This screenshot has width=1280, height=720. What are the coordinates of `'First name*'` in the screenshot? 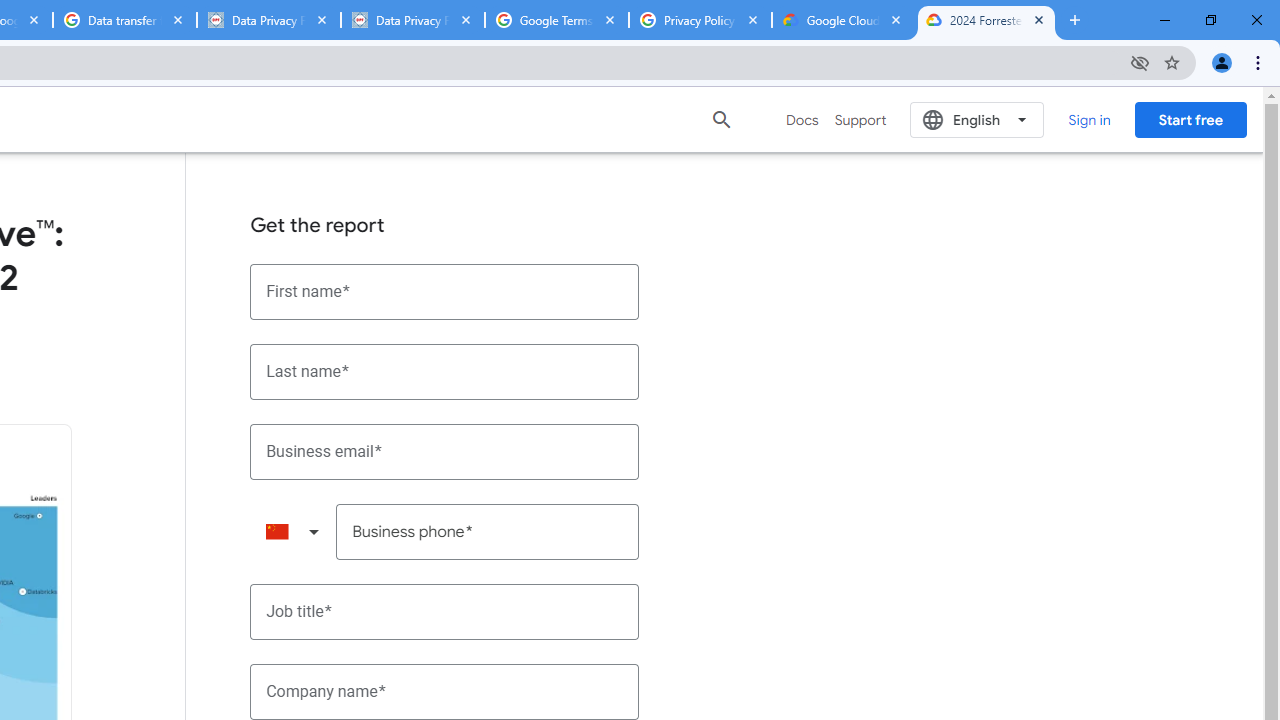 It's located at (444, 291).